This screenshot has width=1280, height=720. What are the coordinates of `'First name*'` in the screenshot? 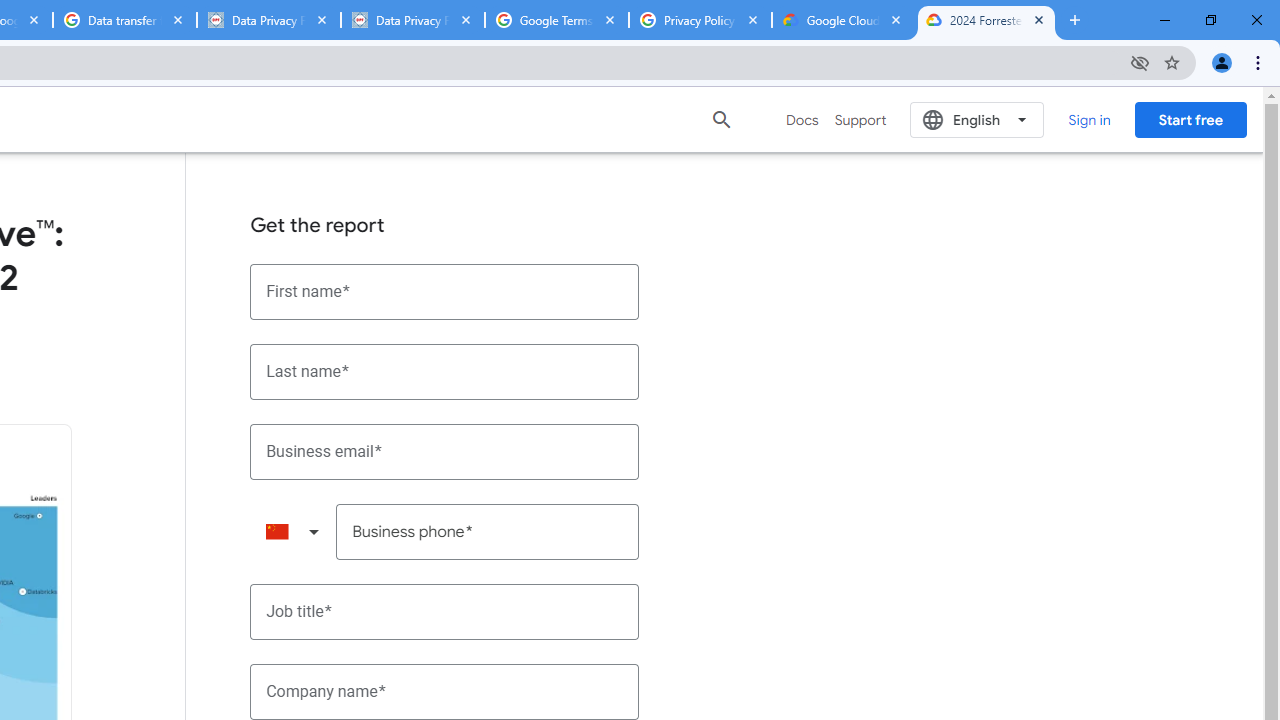 It's located at (444, 291).